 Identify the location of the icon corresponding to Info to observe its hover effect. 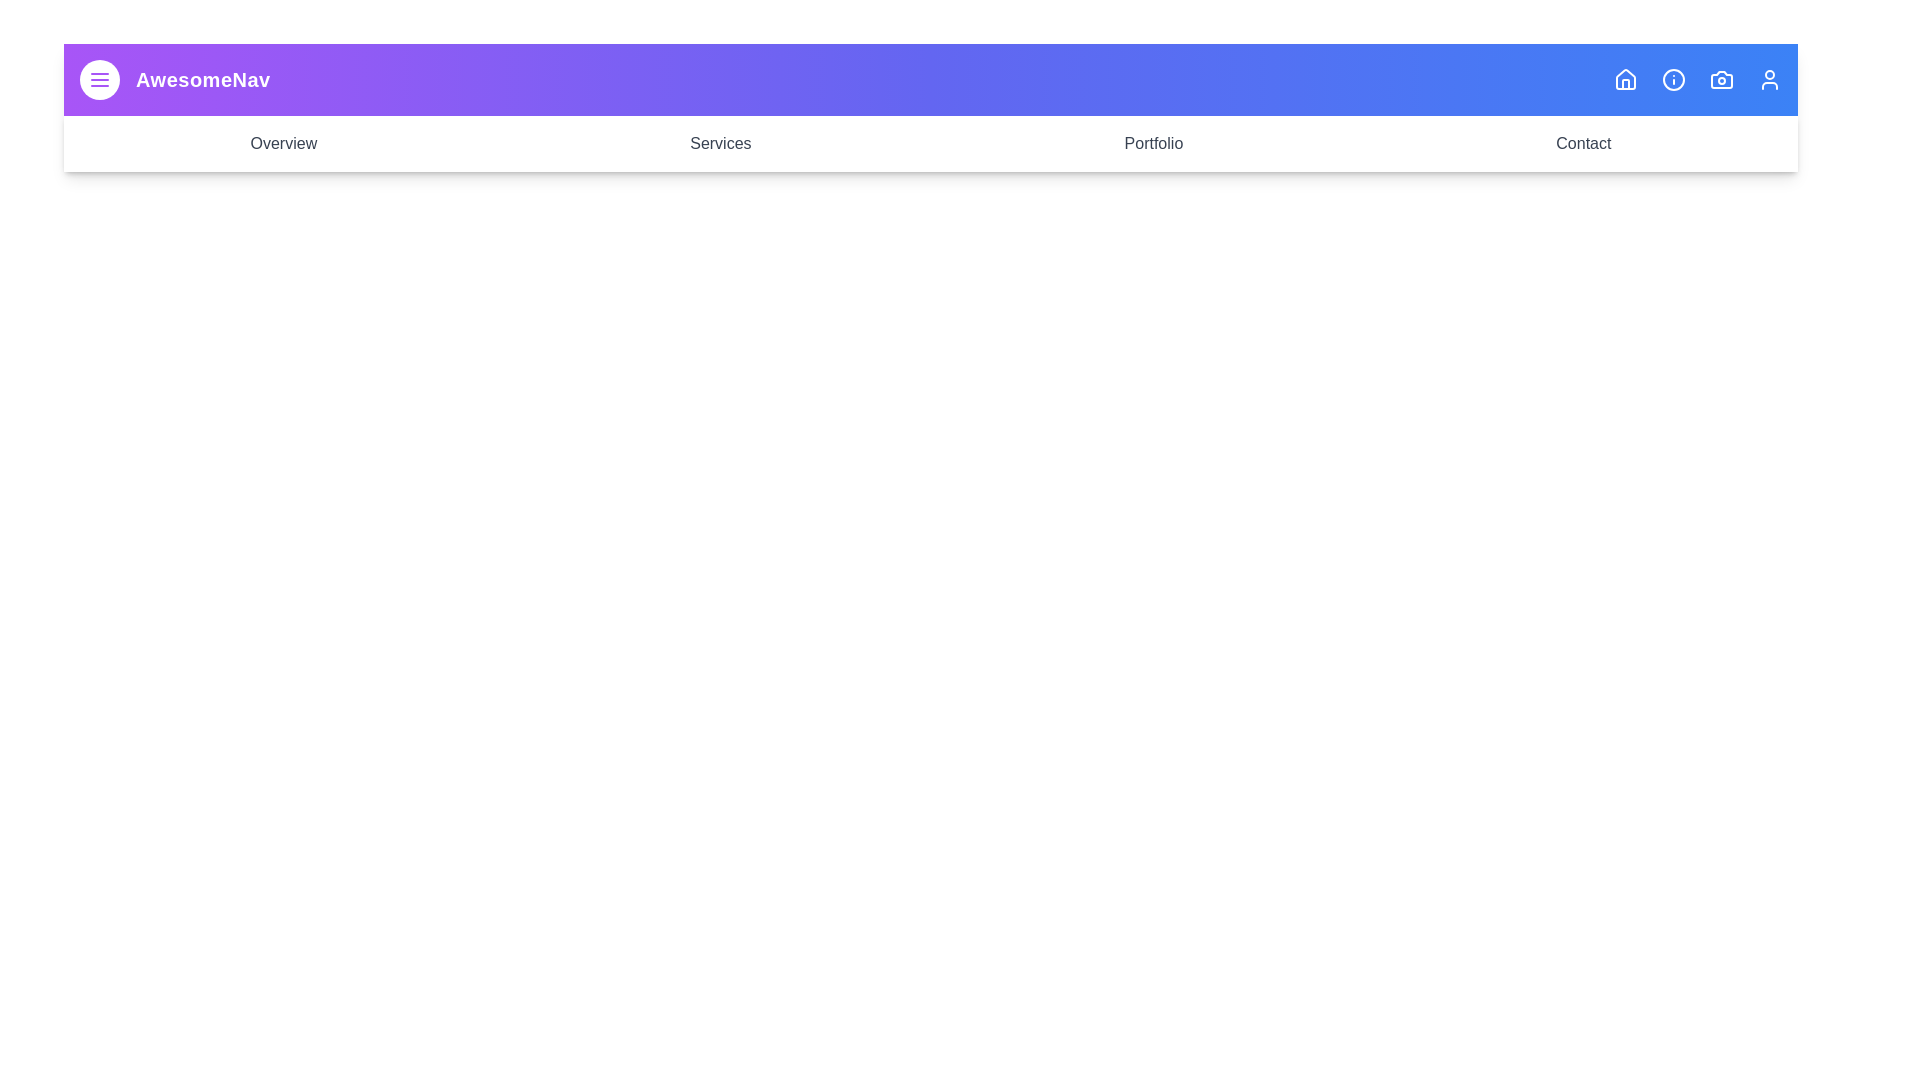
(1674, 79).